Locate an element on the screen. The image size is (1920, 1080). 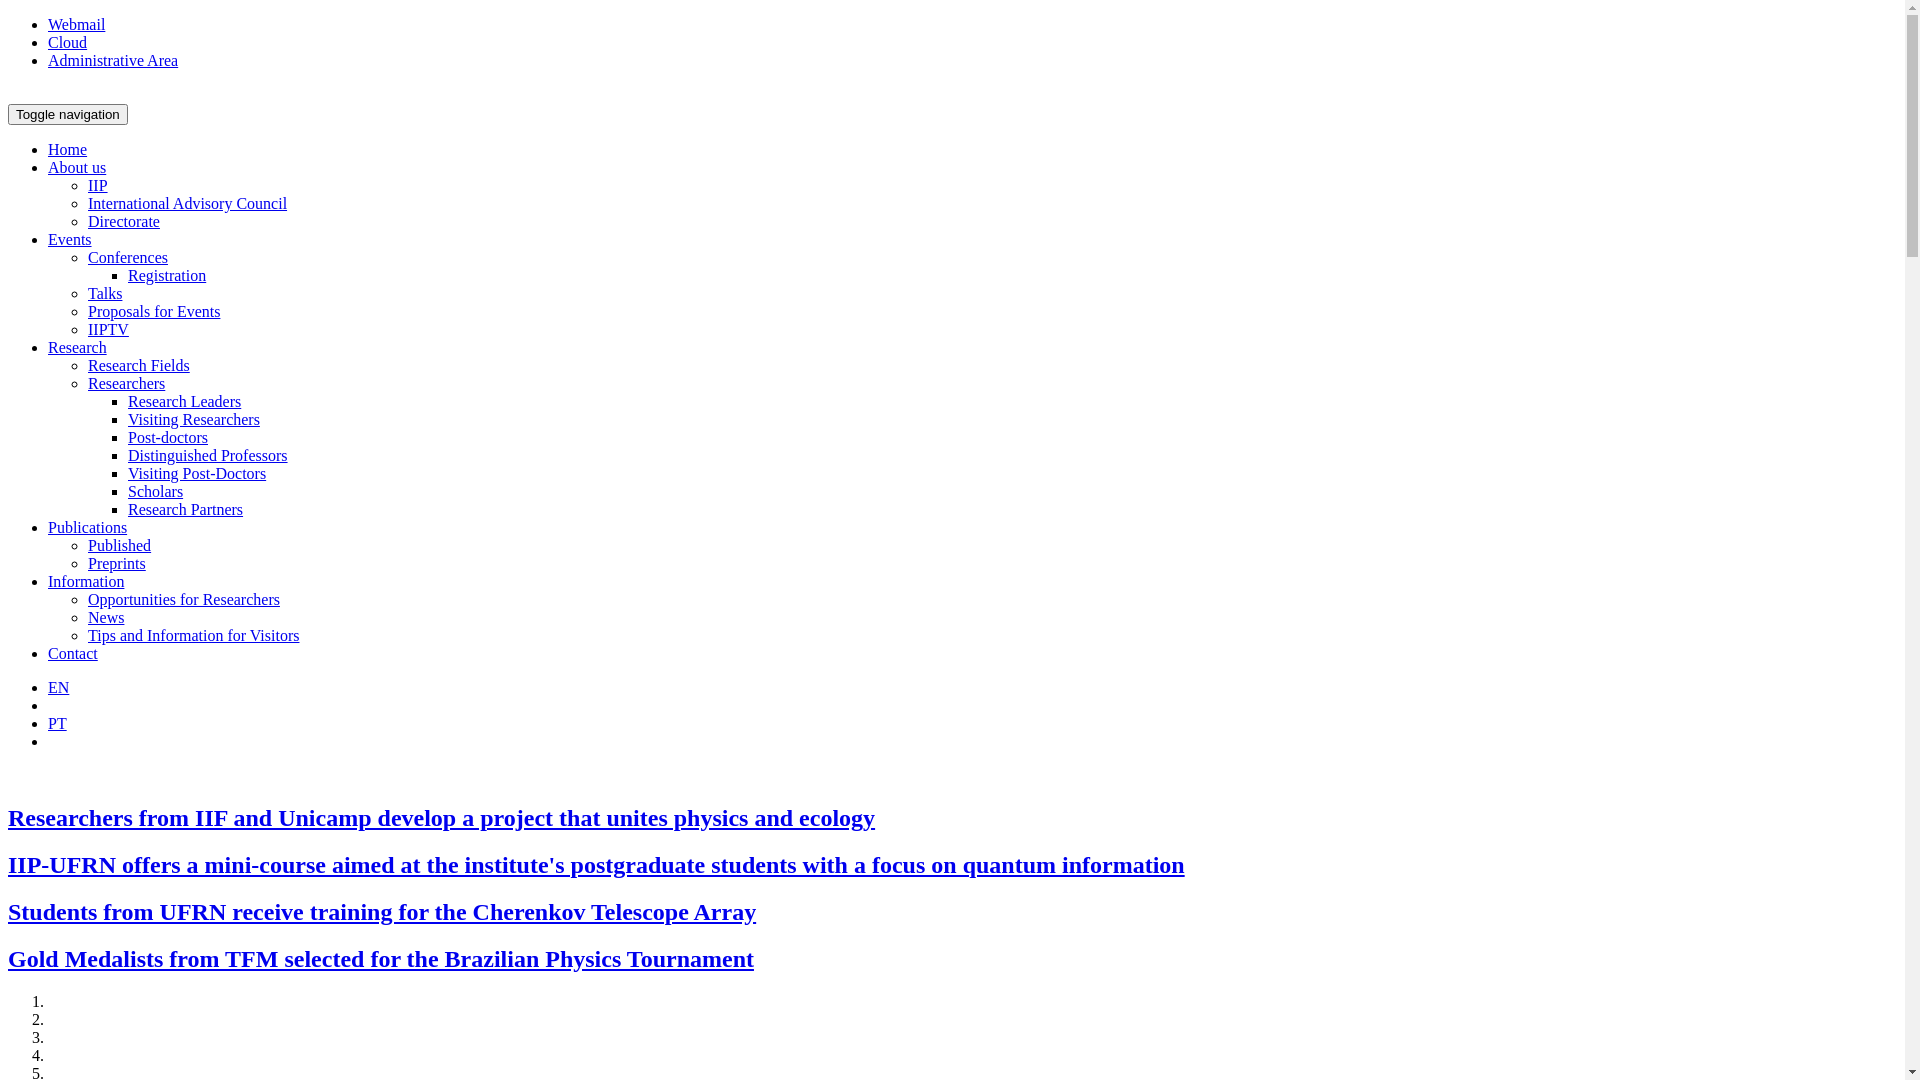
'Researchers' is located at coordinates (125, 383).